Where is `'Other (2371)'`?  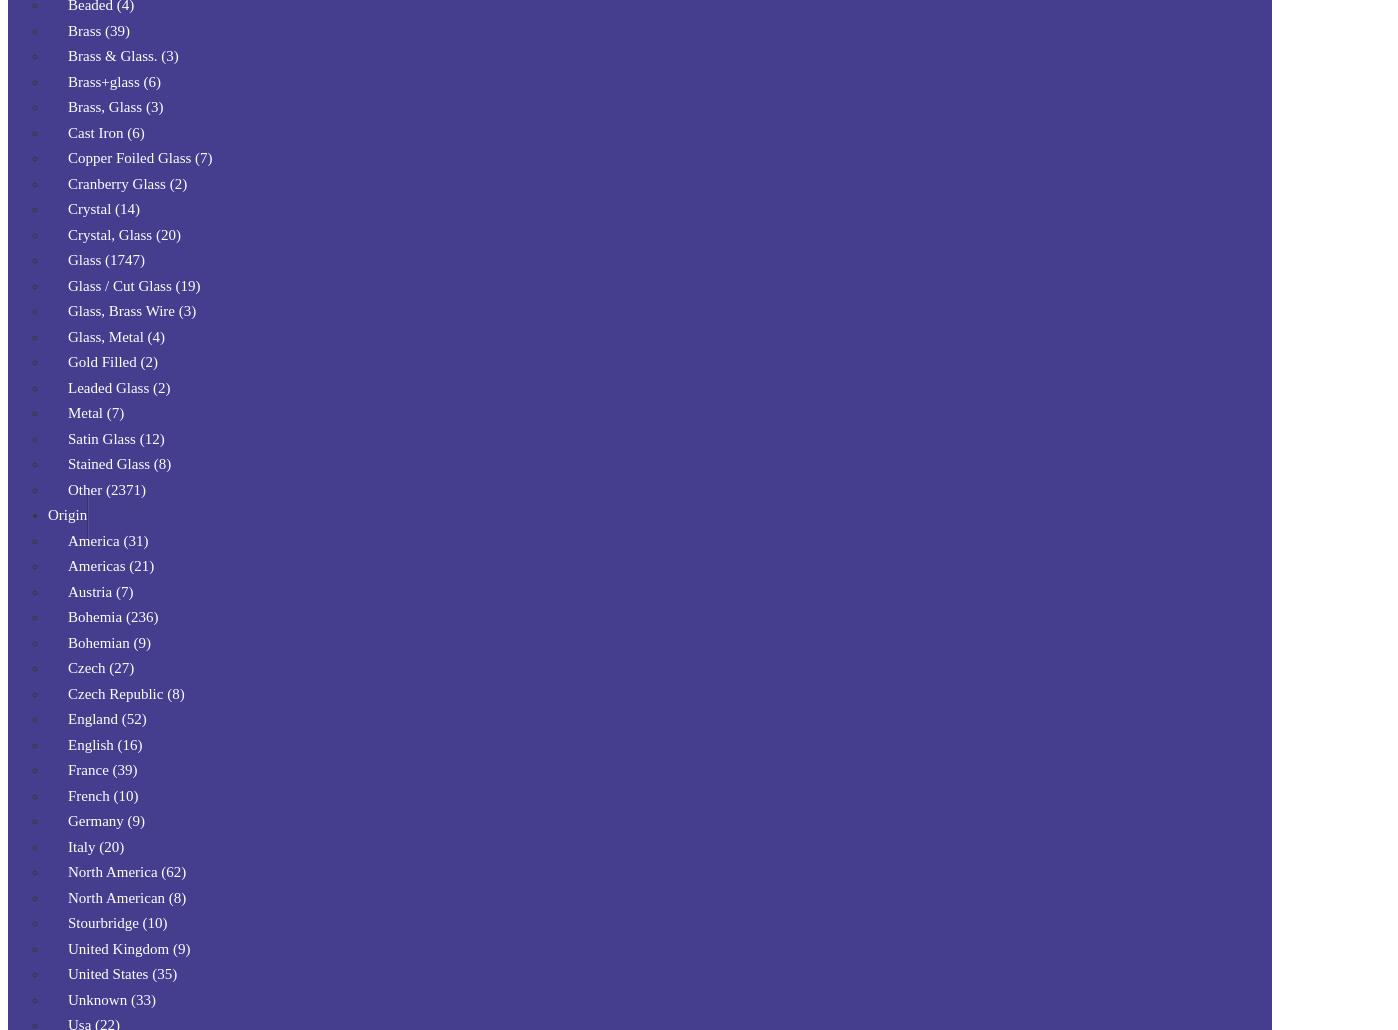 'Other (2371)' is located at coordinates (67, 488).